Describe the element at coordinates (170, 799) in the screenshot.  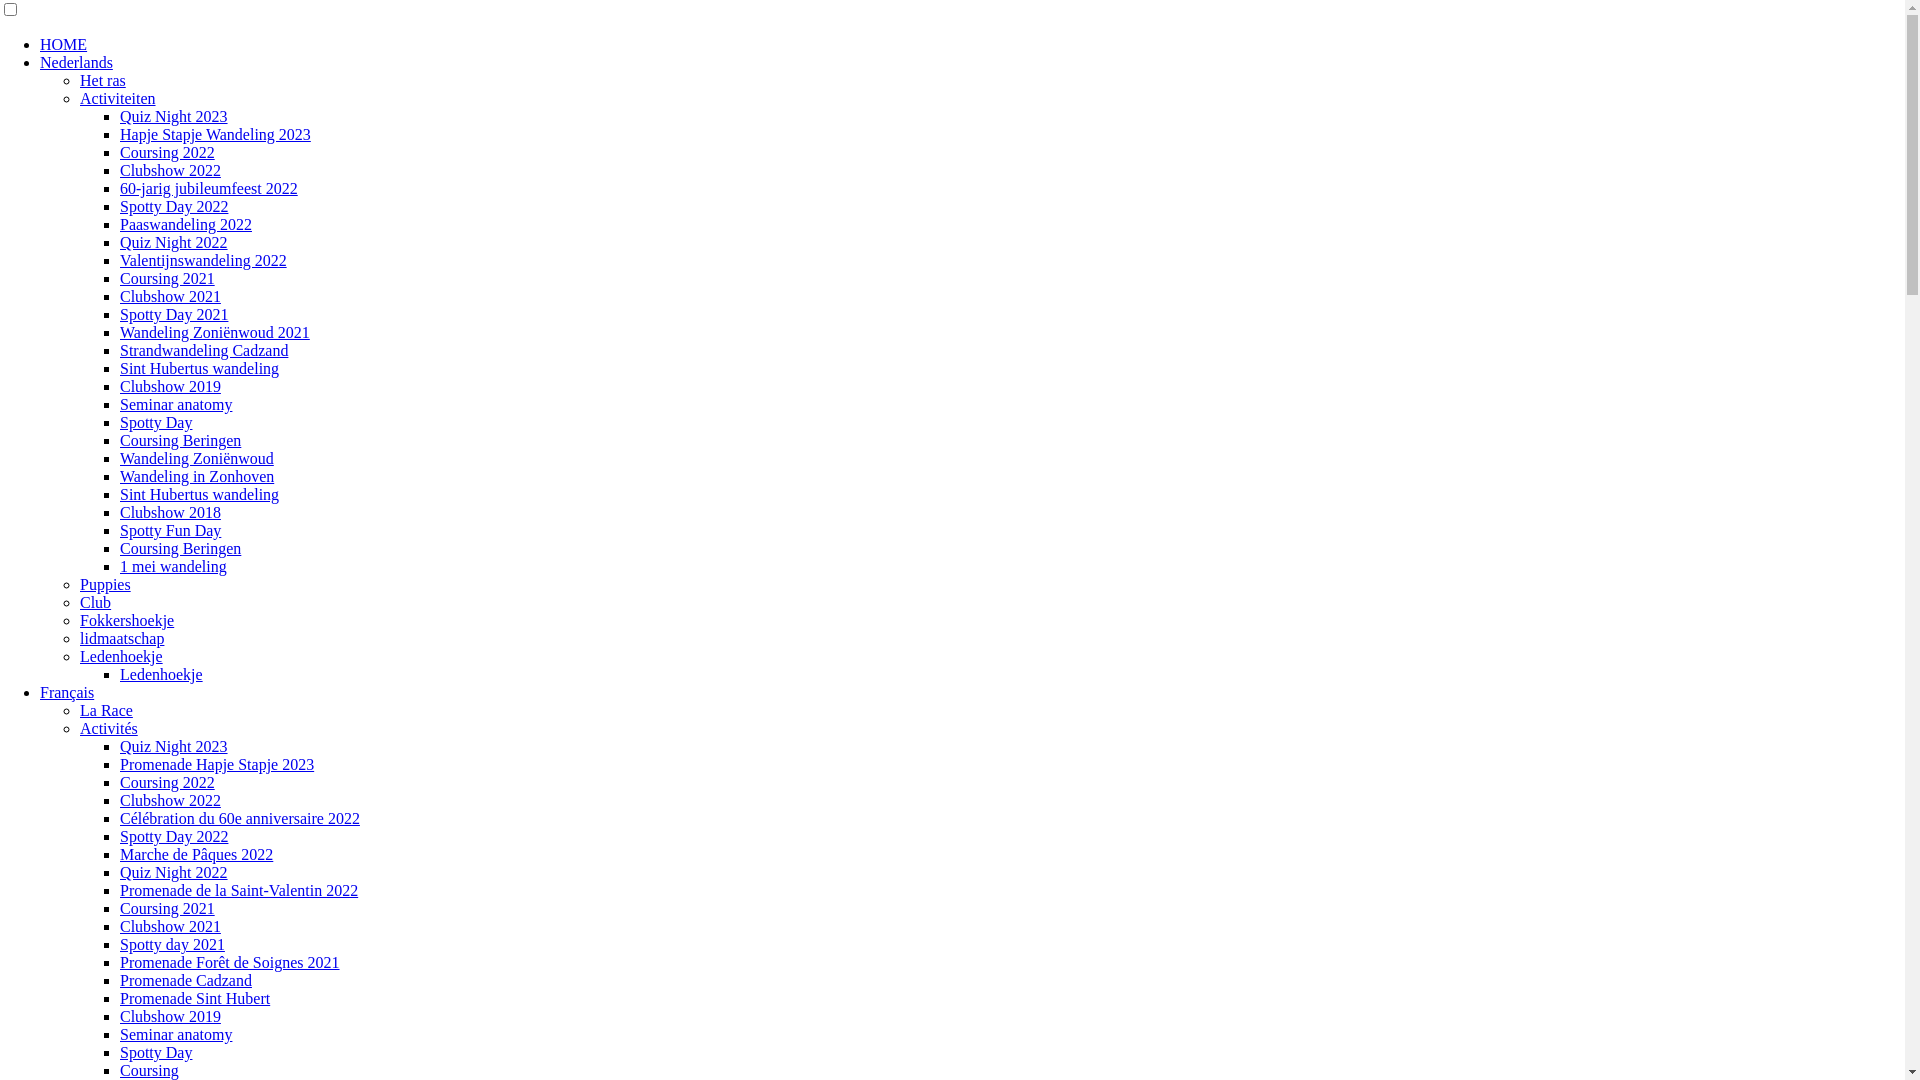
I see `'Clubshow 2022'` at that location.